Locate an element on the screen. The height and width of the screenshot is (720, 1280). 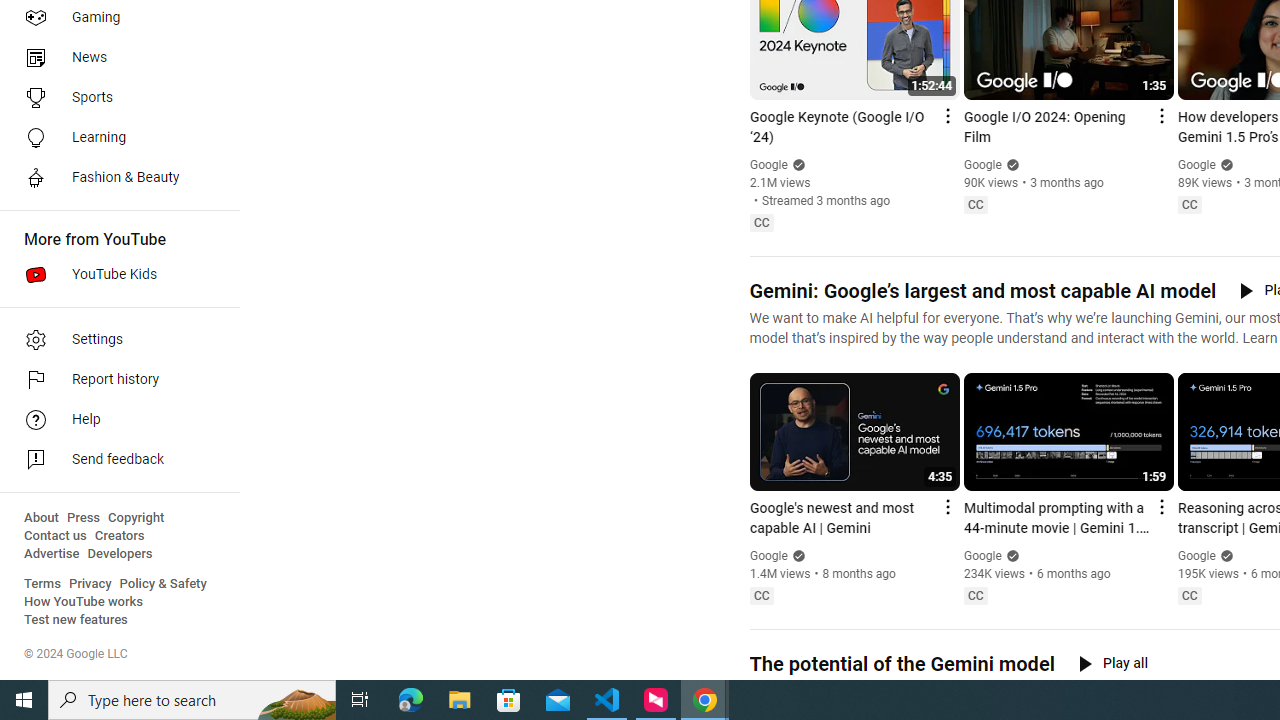
'Settings' is located at coordinates (112, 338).